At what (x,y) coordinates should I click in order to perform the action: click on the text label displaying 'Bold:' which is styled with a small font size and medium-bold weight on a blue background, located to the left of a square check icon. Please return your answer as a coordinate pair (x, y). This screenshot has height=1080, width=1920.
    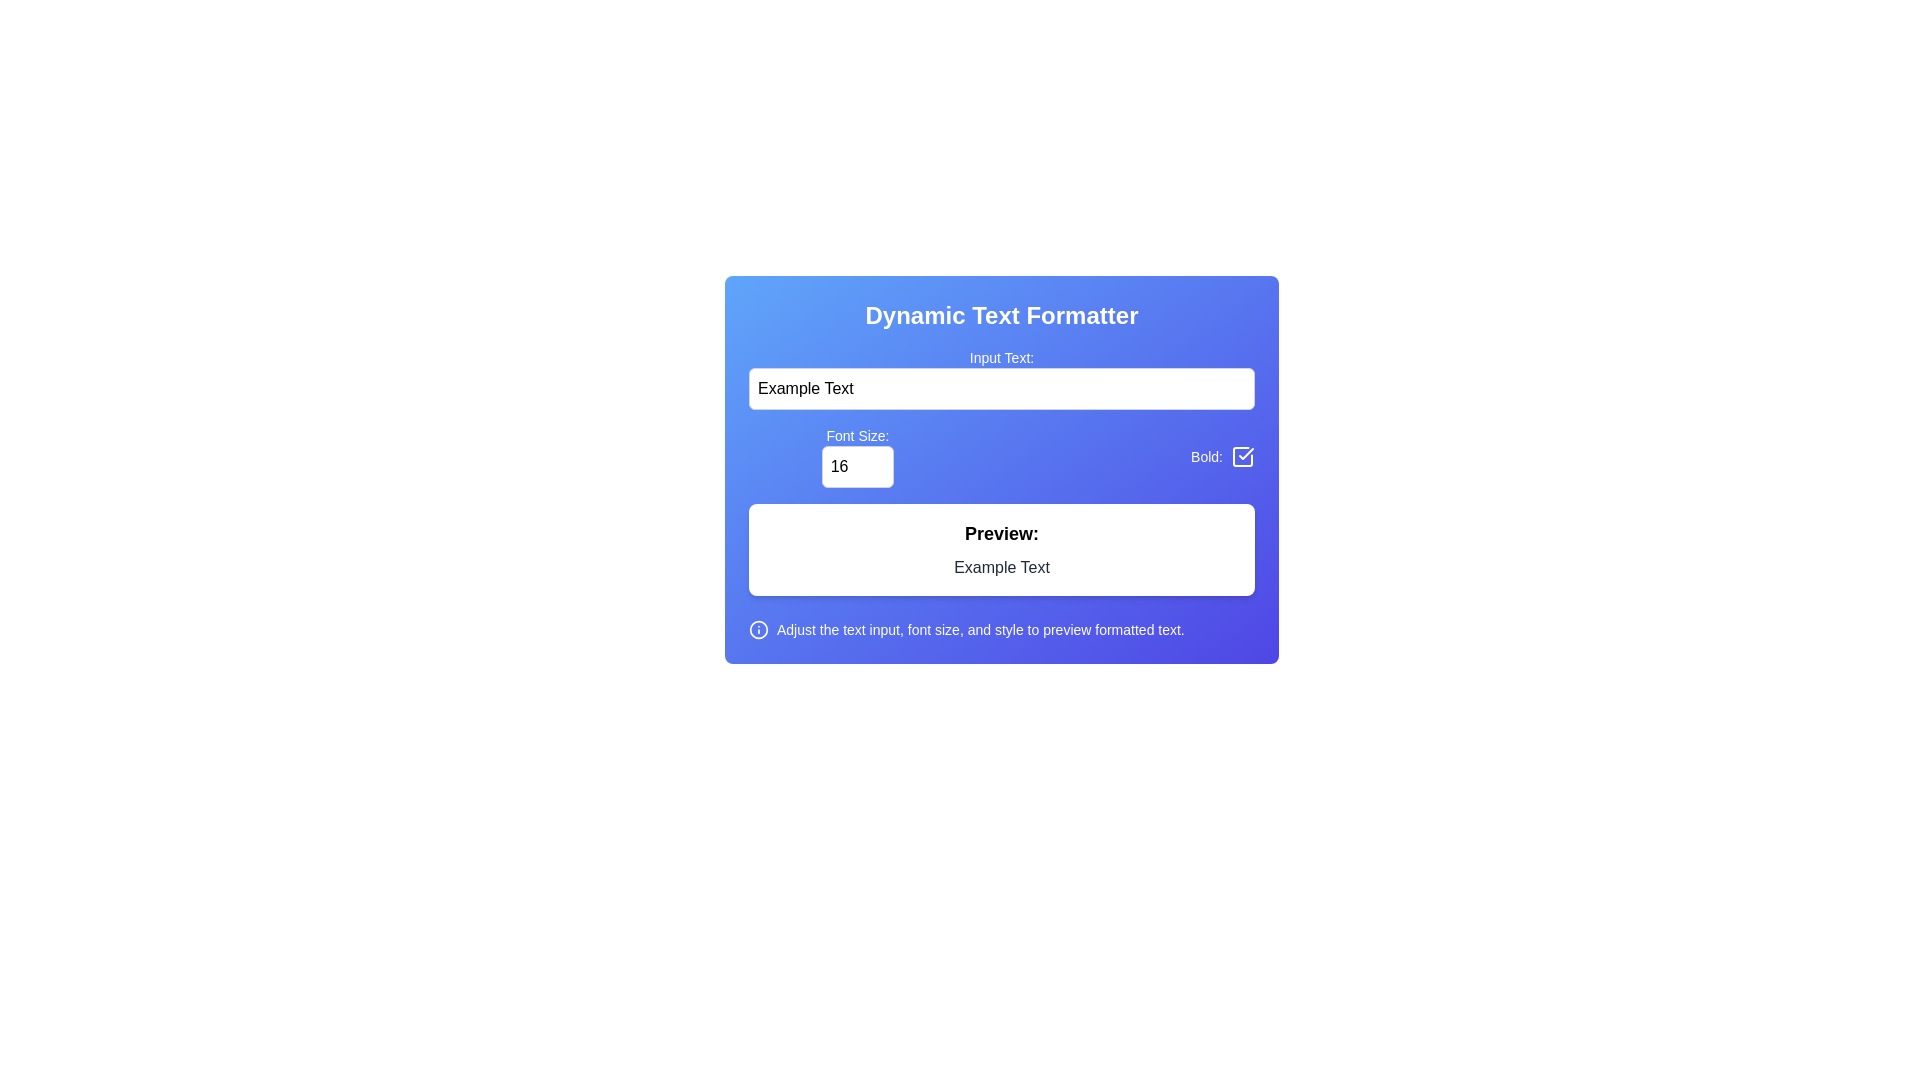
    Looking at the image, I should click on (1206, 456).